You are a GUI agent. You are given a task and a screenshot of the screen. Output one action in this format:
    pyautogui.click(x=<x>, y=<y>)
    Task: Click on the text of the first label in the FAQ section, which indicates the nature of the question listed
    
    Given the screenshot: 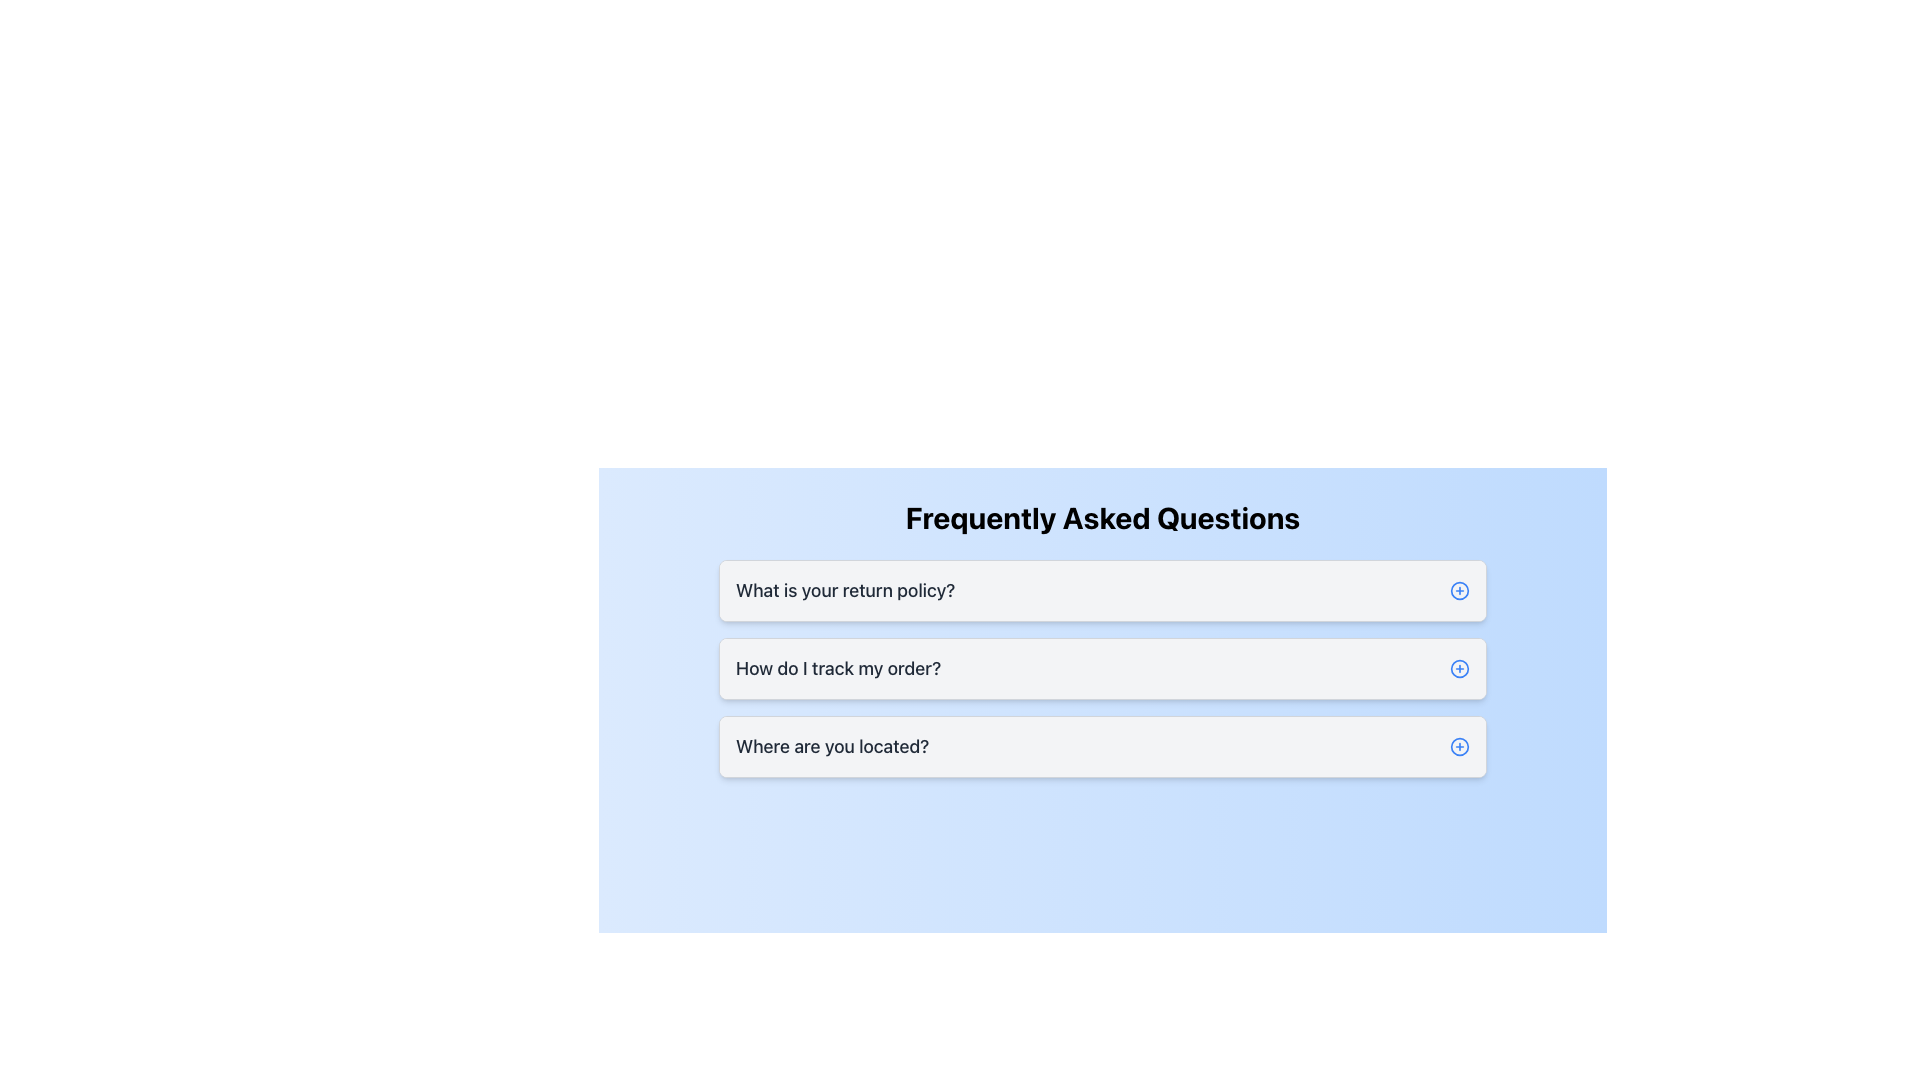 What is the action you would take?
    pyautogui.click(x=845, y=589)
    